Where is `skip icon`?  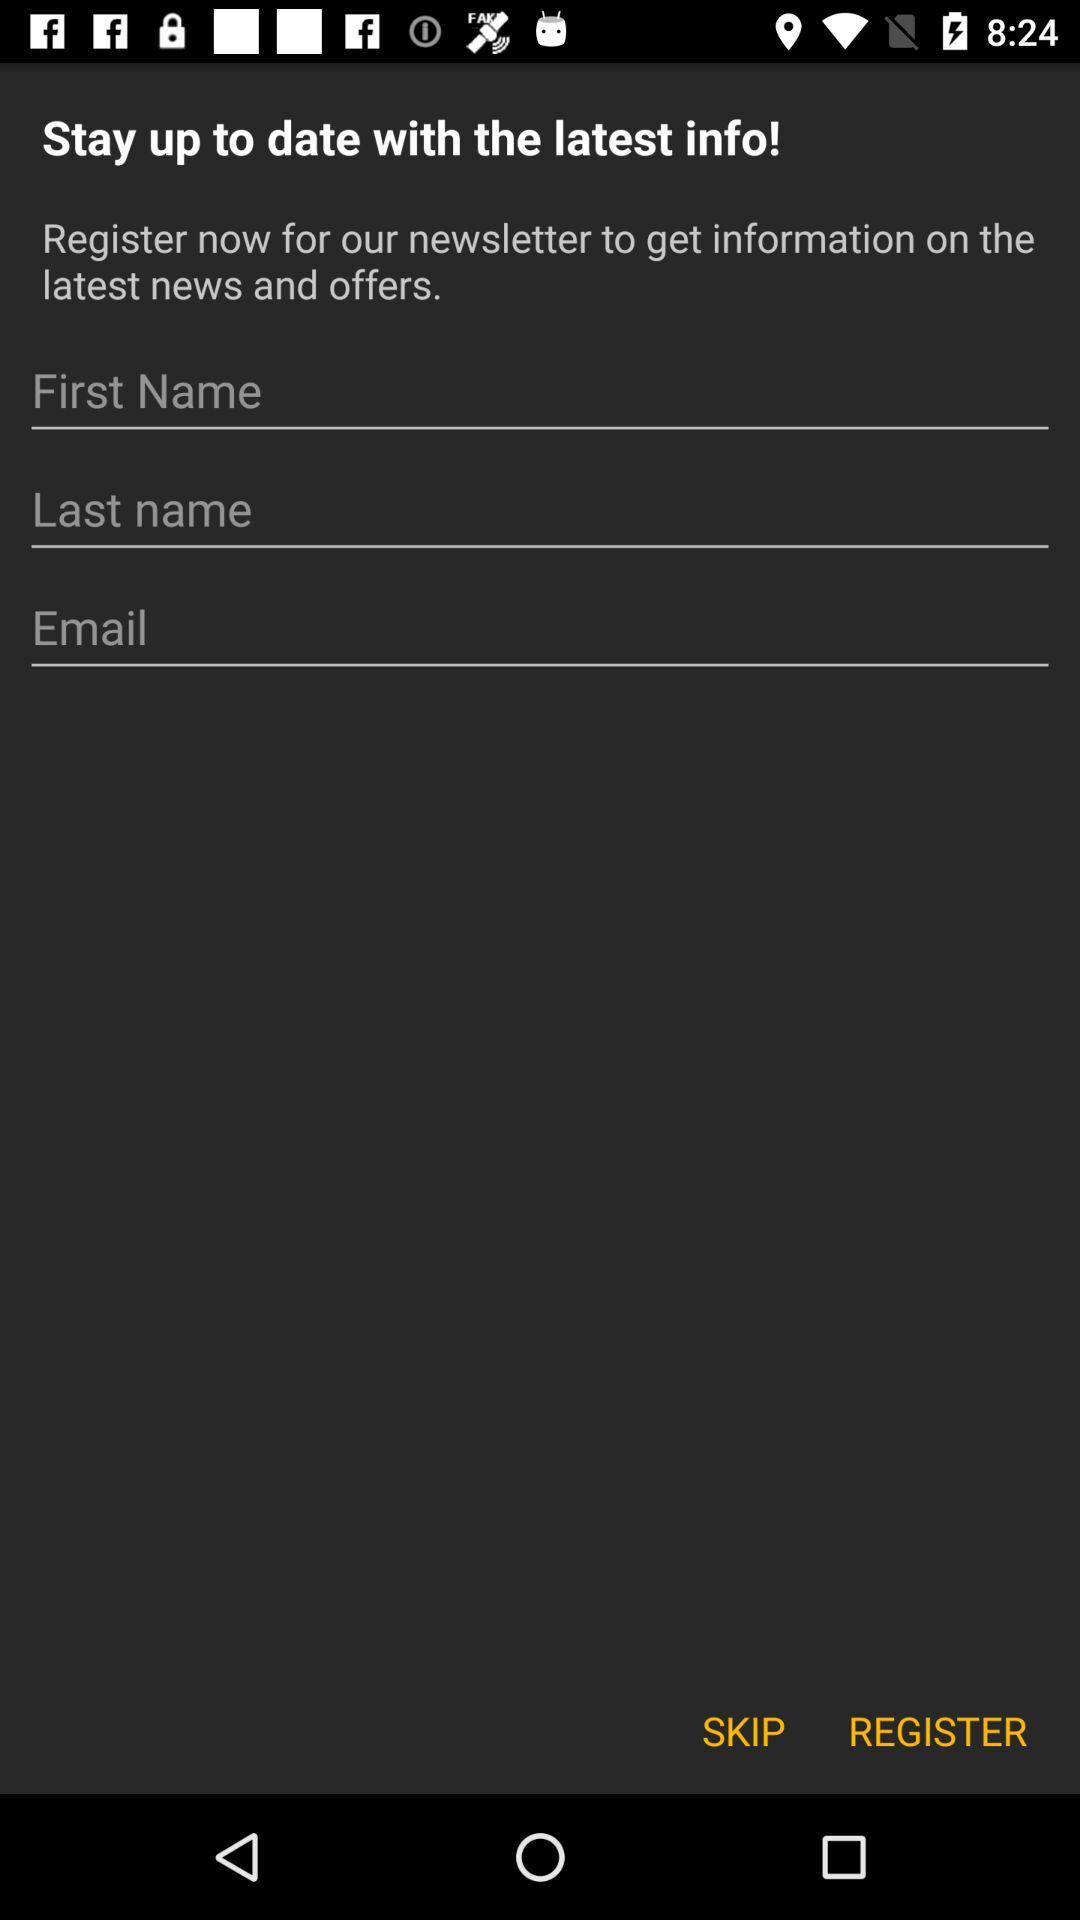 skip icon is located at coordinates (743, 1730).